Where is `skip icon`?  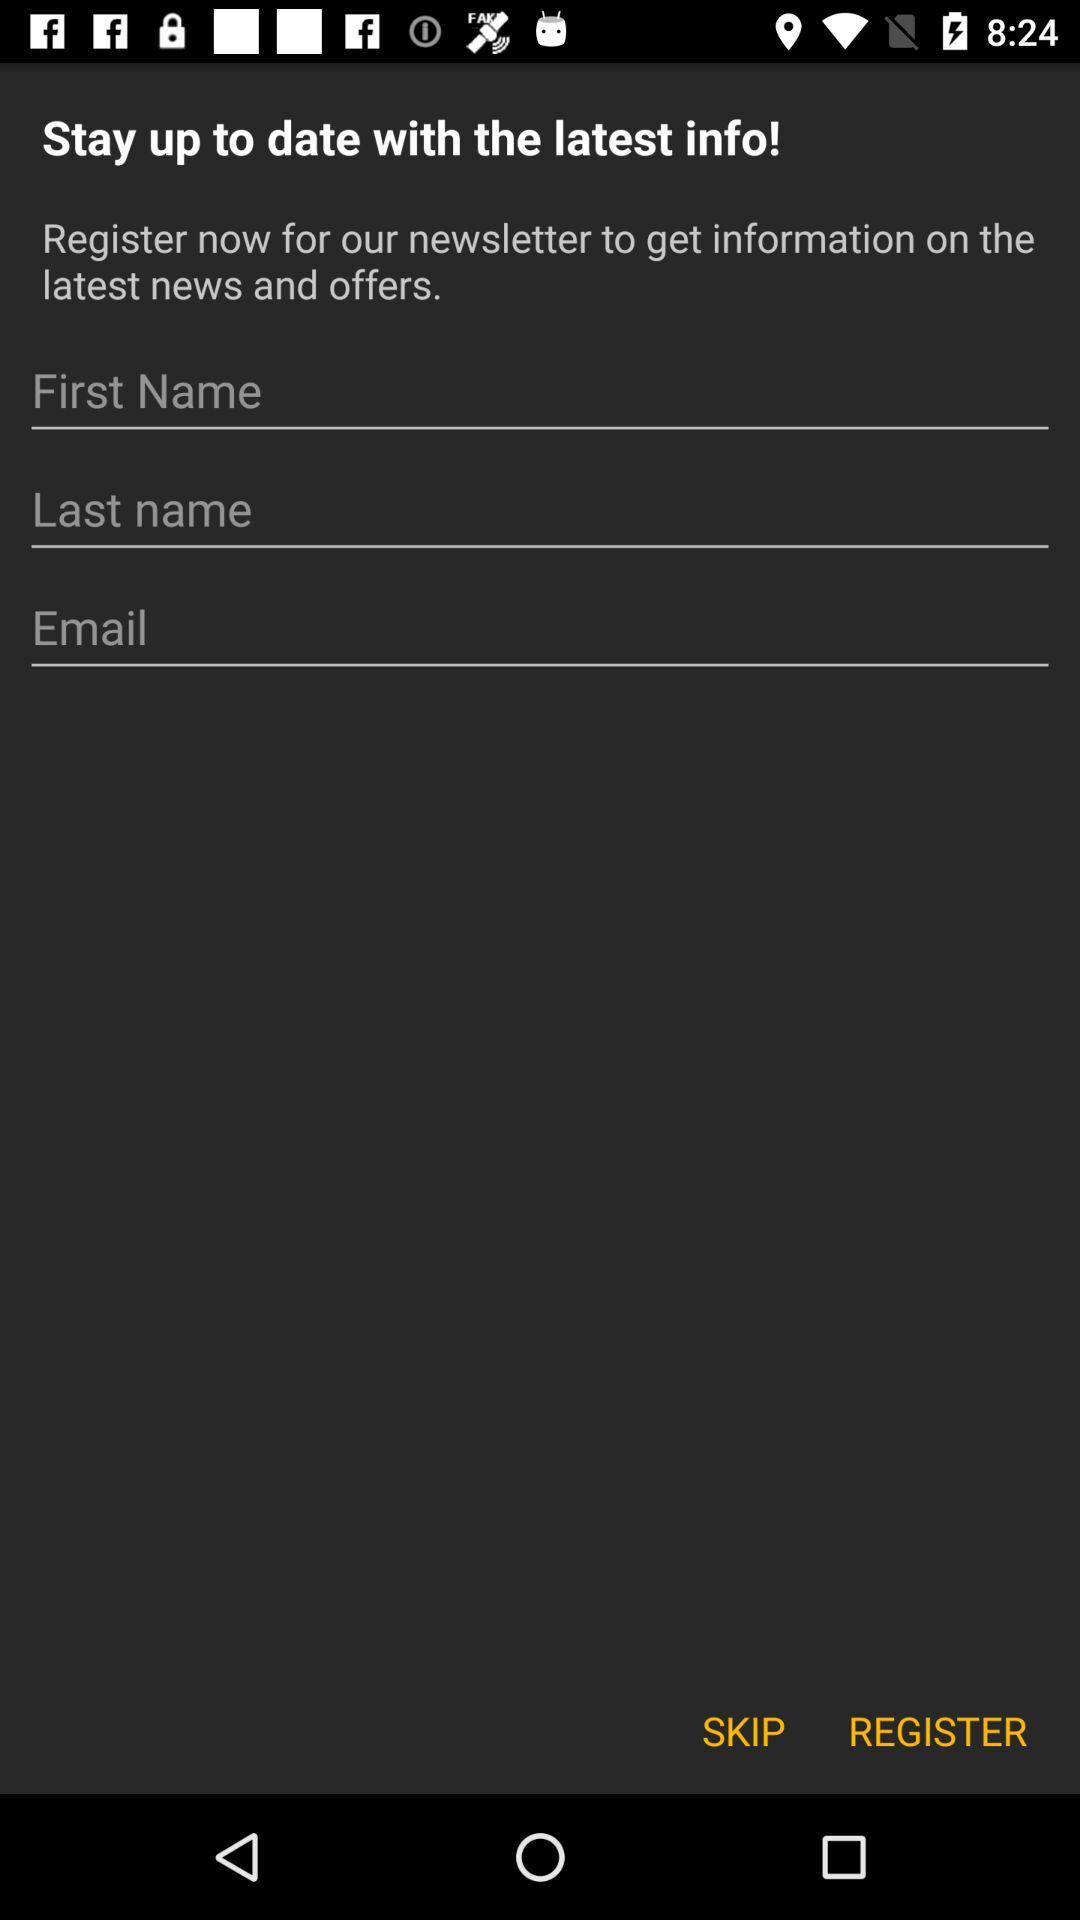 skip icon is located at coordinates (743, 1730).